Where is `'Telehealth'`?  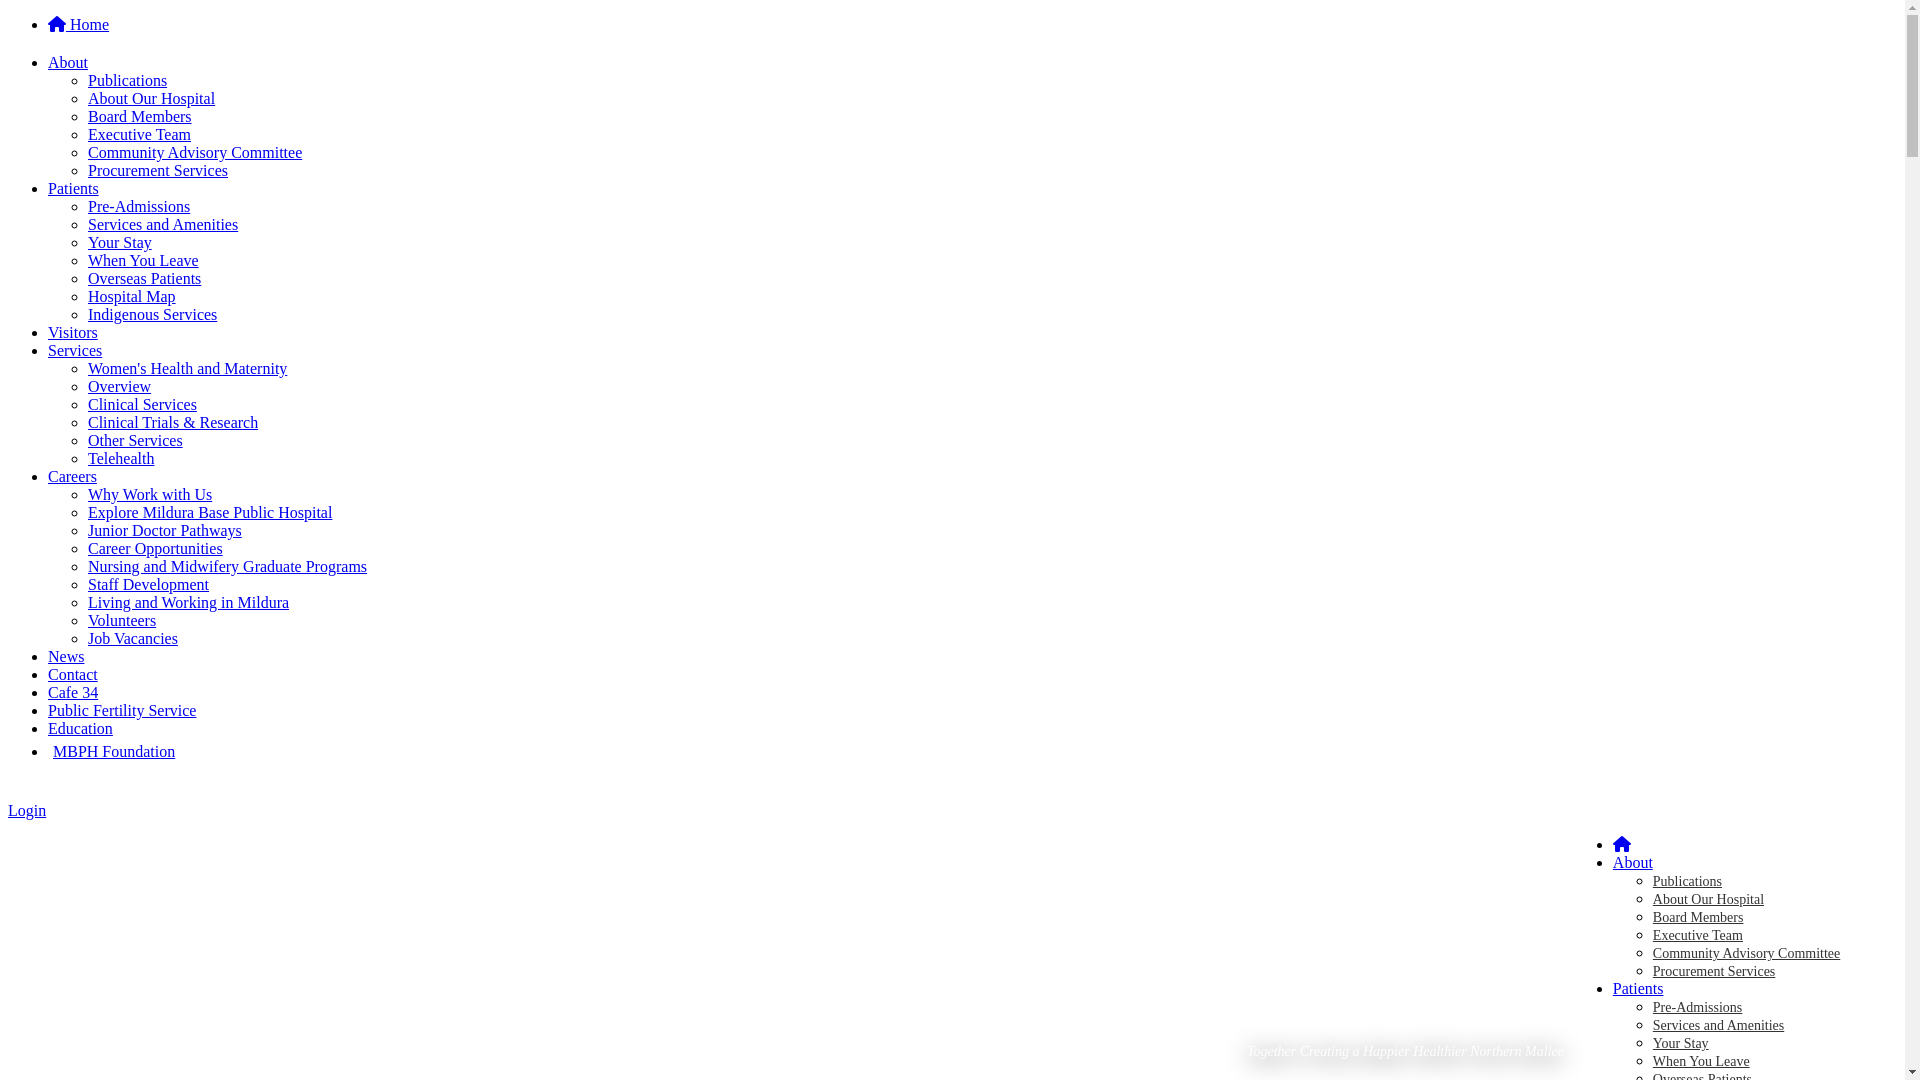
'Telehealth' is located at coordinates (119, 458).